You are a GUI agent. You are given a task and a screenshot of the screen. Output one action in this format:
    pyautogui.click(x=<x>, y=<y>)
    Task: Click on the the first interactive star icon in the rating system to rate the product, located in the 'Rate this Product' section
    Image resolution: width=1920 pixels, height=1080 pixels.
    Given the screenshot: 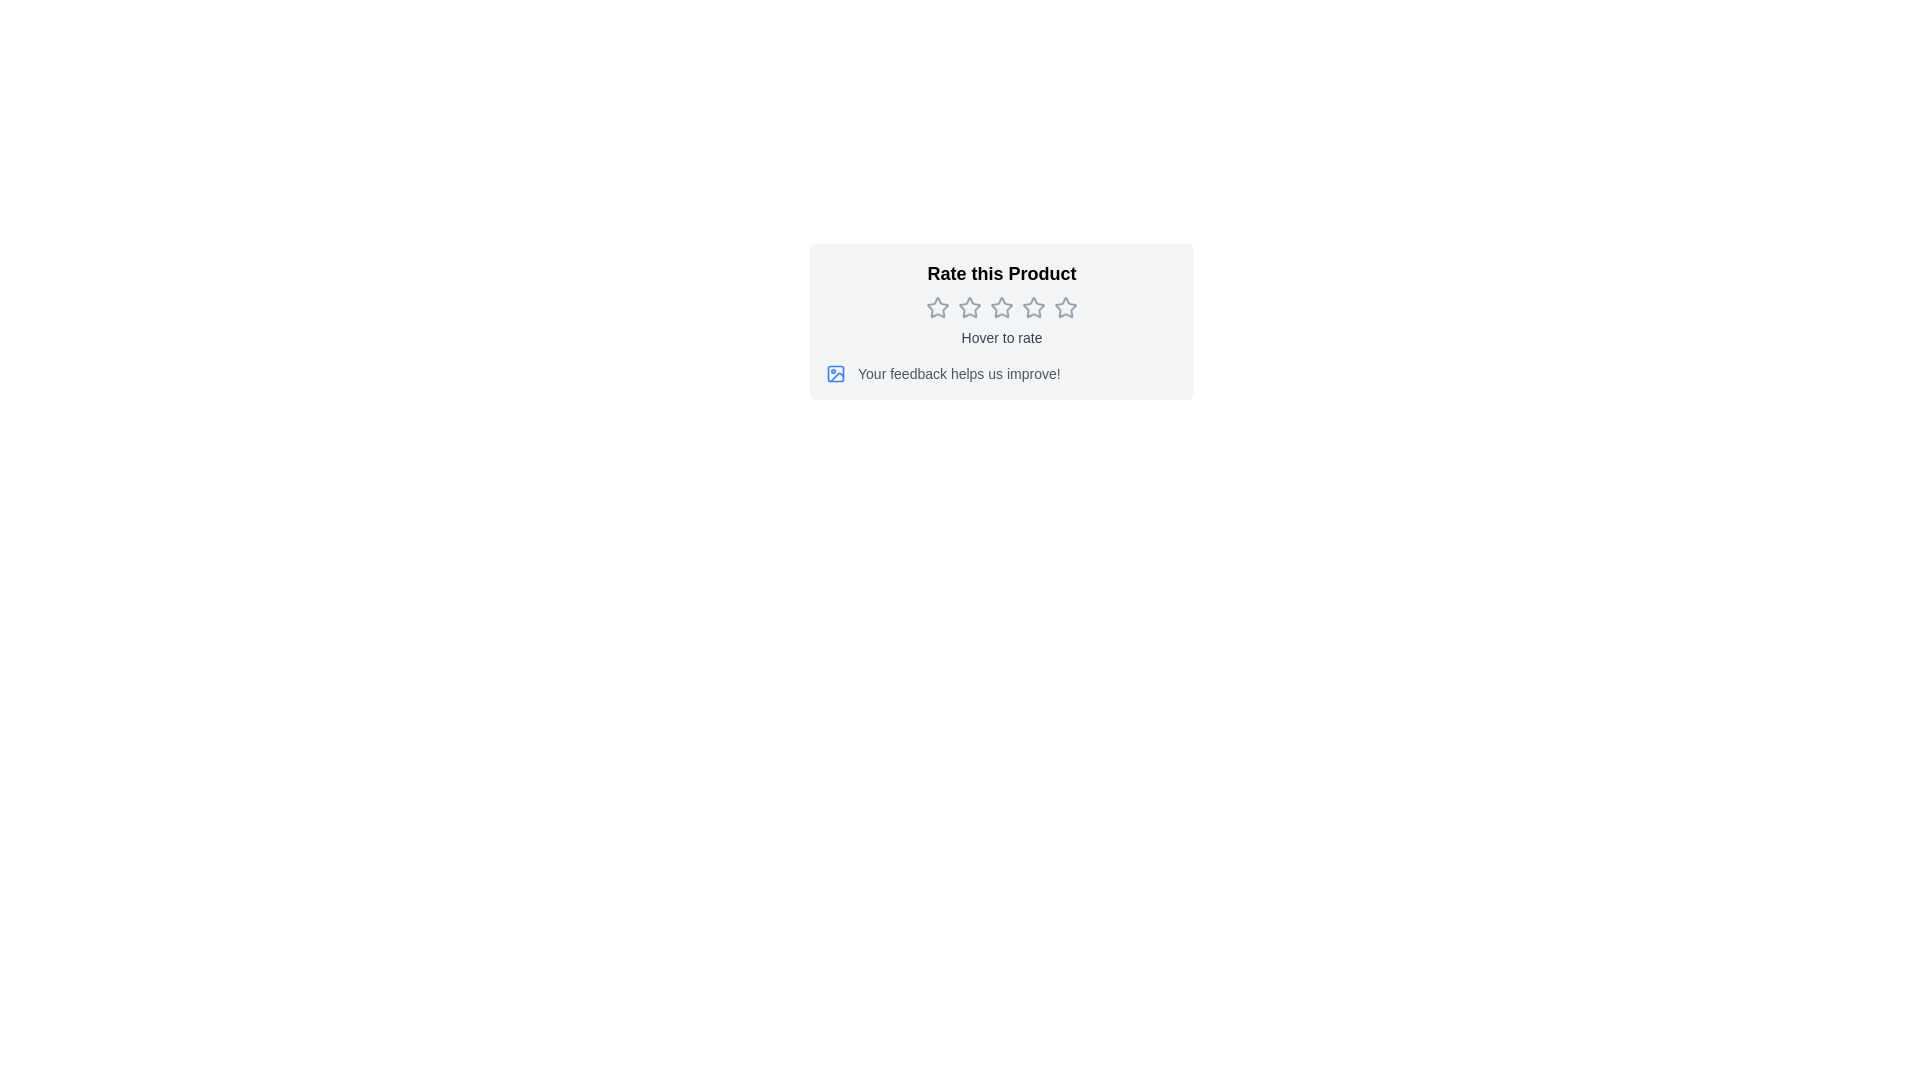 What is the action you would take?
    pyautogui.click(x=936, y=308)
    